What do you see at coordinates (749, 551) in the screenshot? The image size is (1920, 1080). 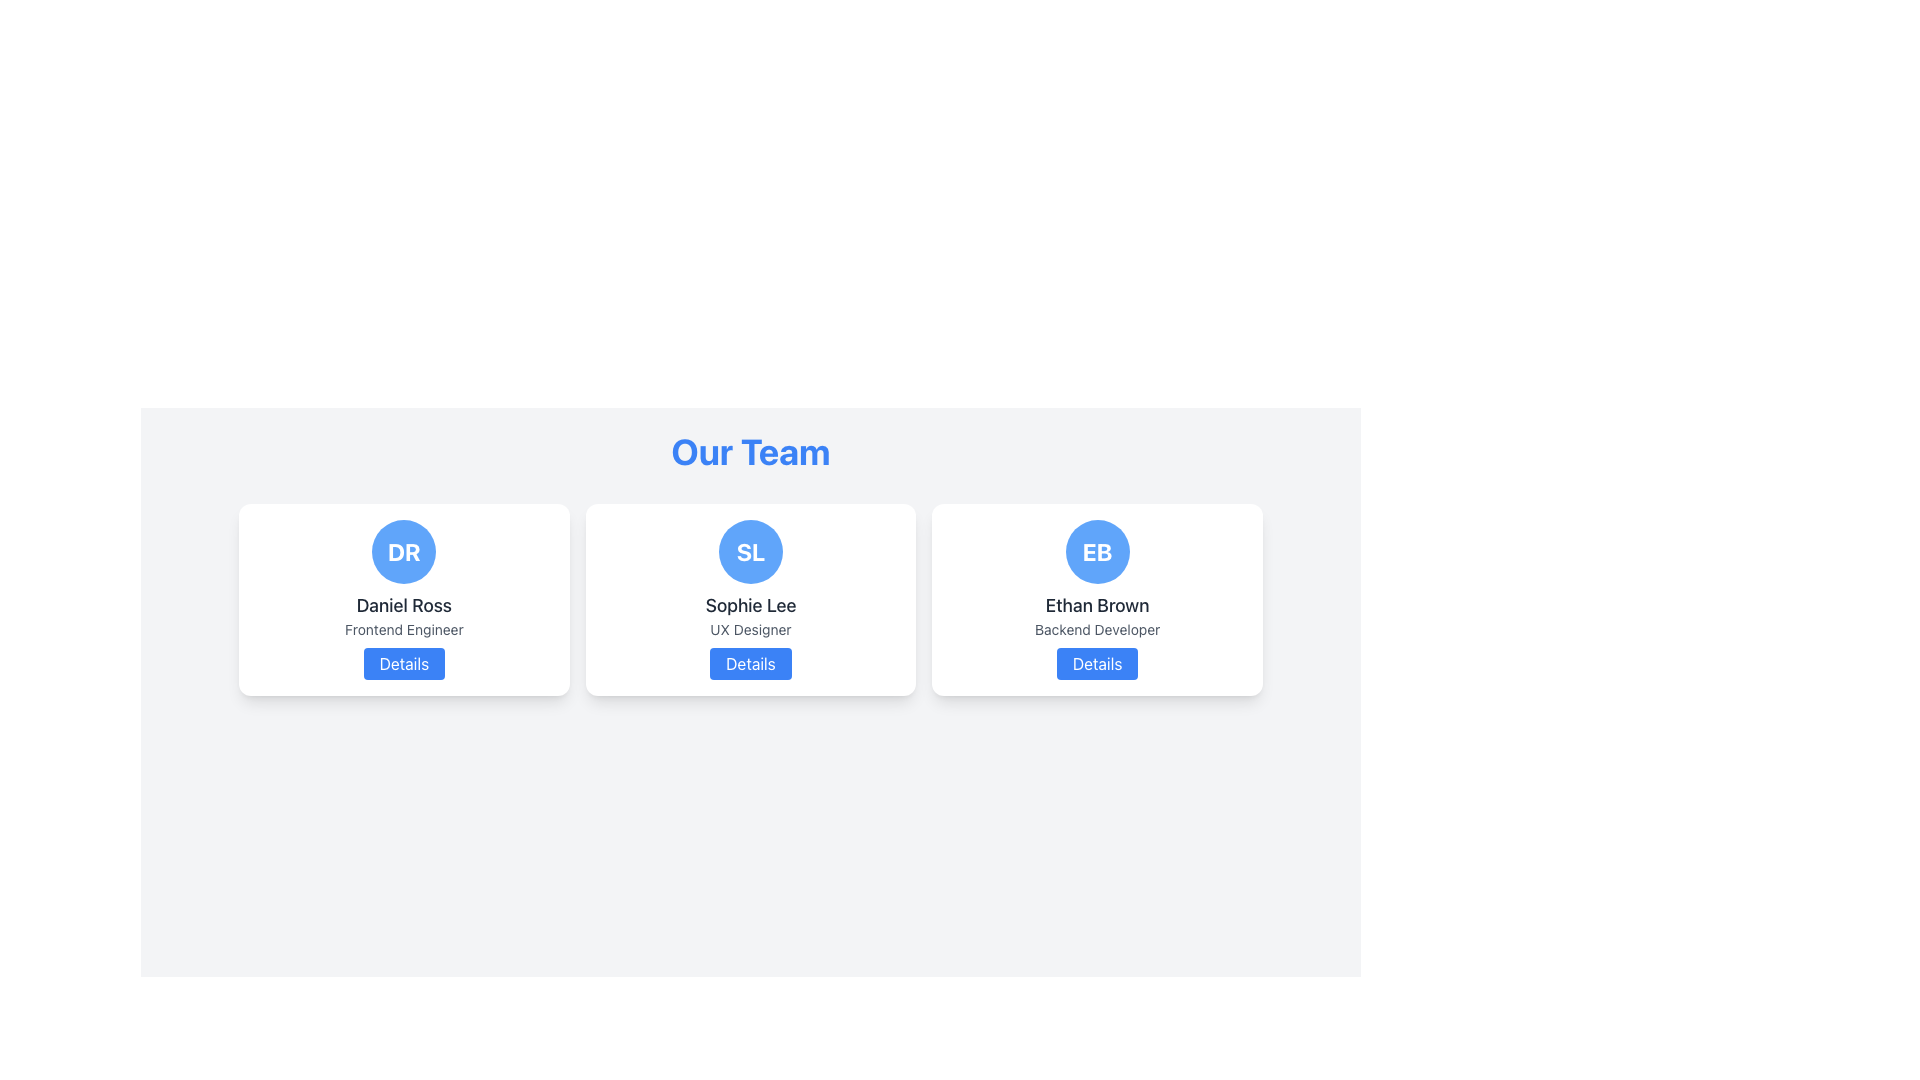 I see `the avatar badge representing the user Sophie Lee, which is positioned above the 'Sophie Lee' text and aligned with the 'UX Designer' role and 'Details' button` at bounding box center [749, 551].